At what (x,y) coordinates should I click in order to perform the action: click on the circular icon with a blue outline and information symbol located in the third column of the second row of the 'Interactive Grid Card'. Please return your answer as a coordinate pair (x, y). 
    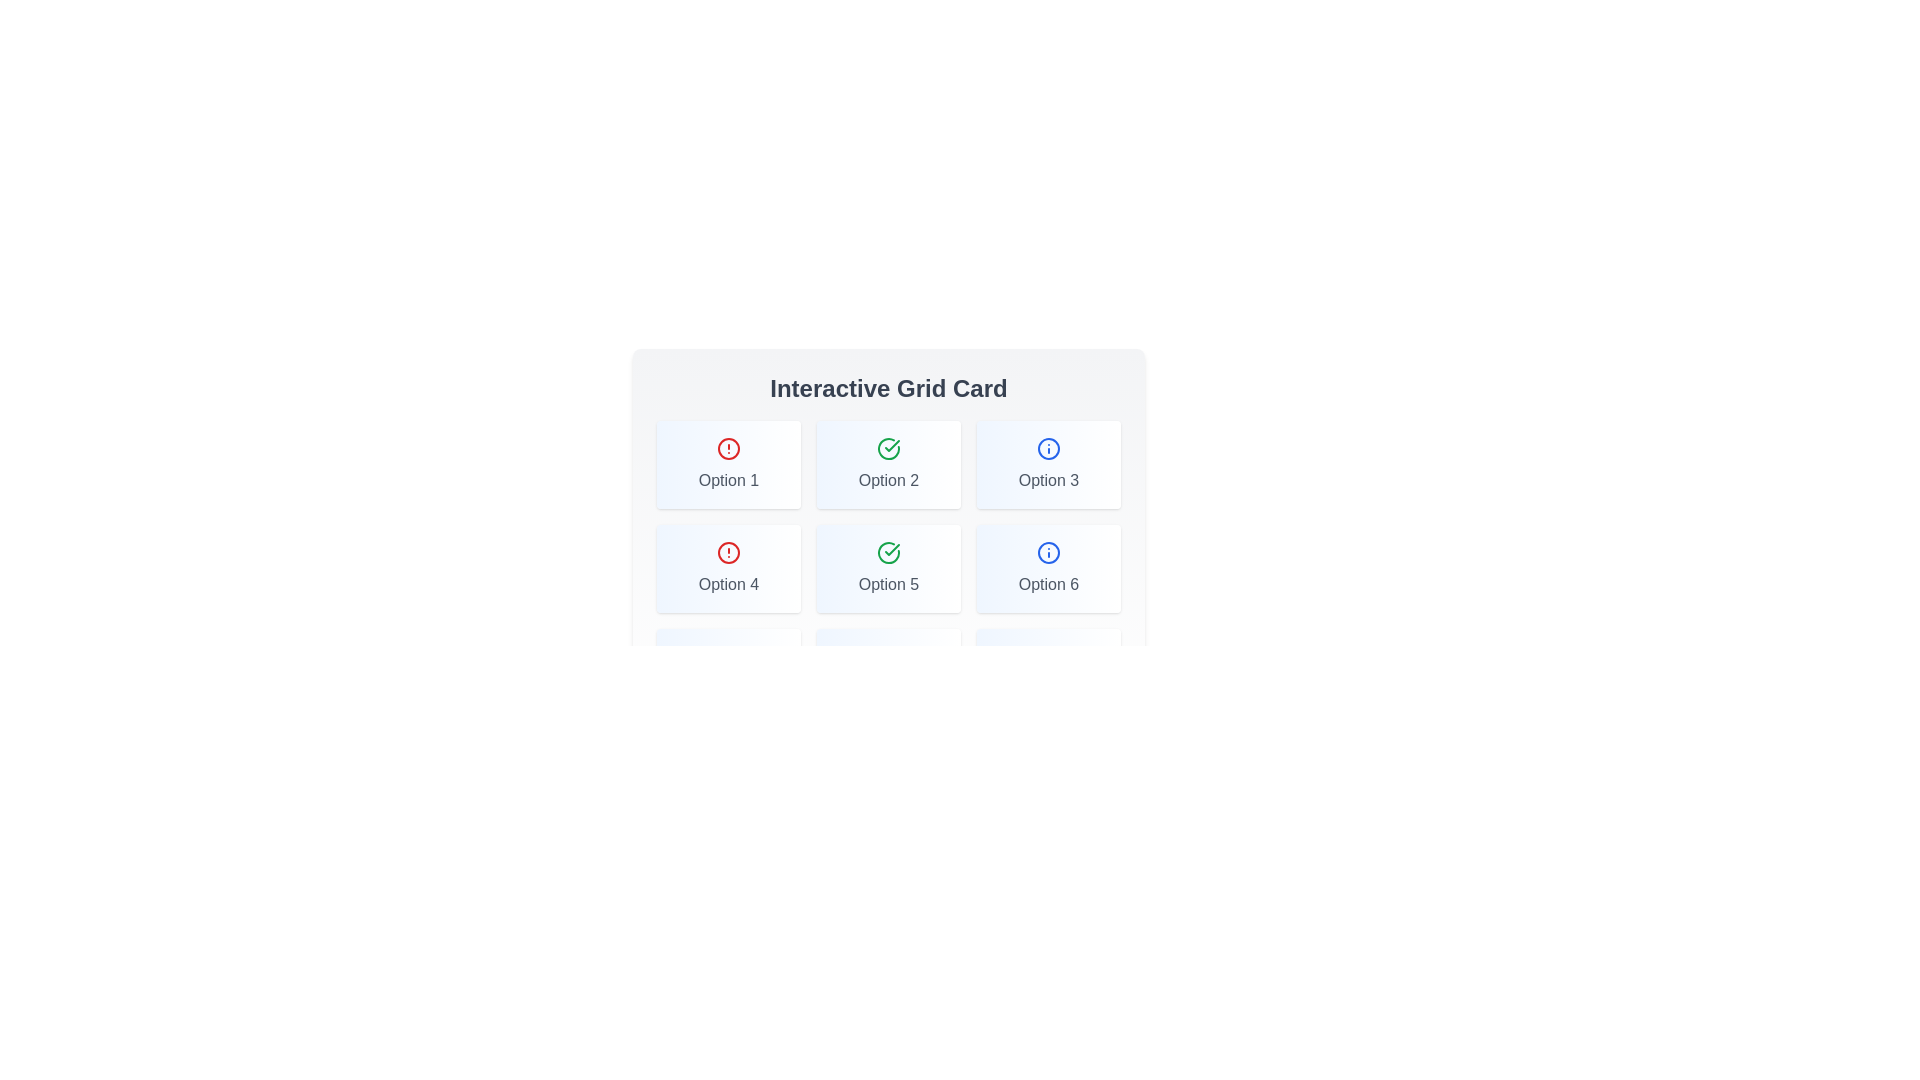
    Looking at the image, I should click on (1048, 552).